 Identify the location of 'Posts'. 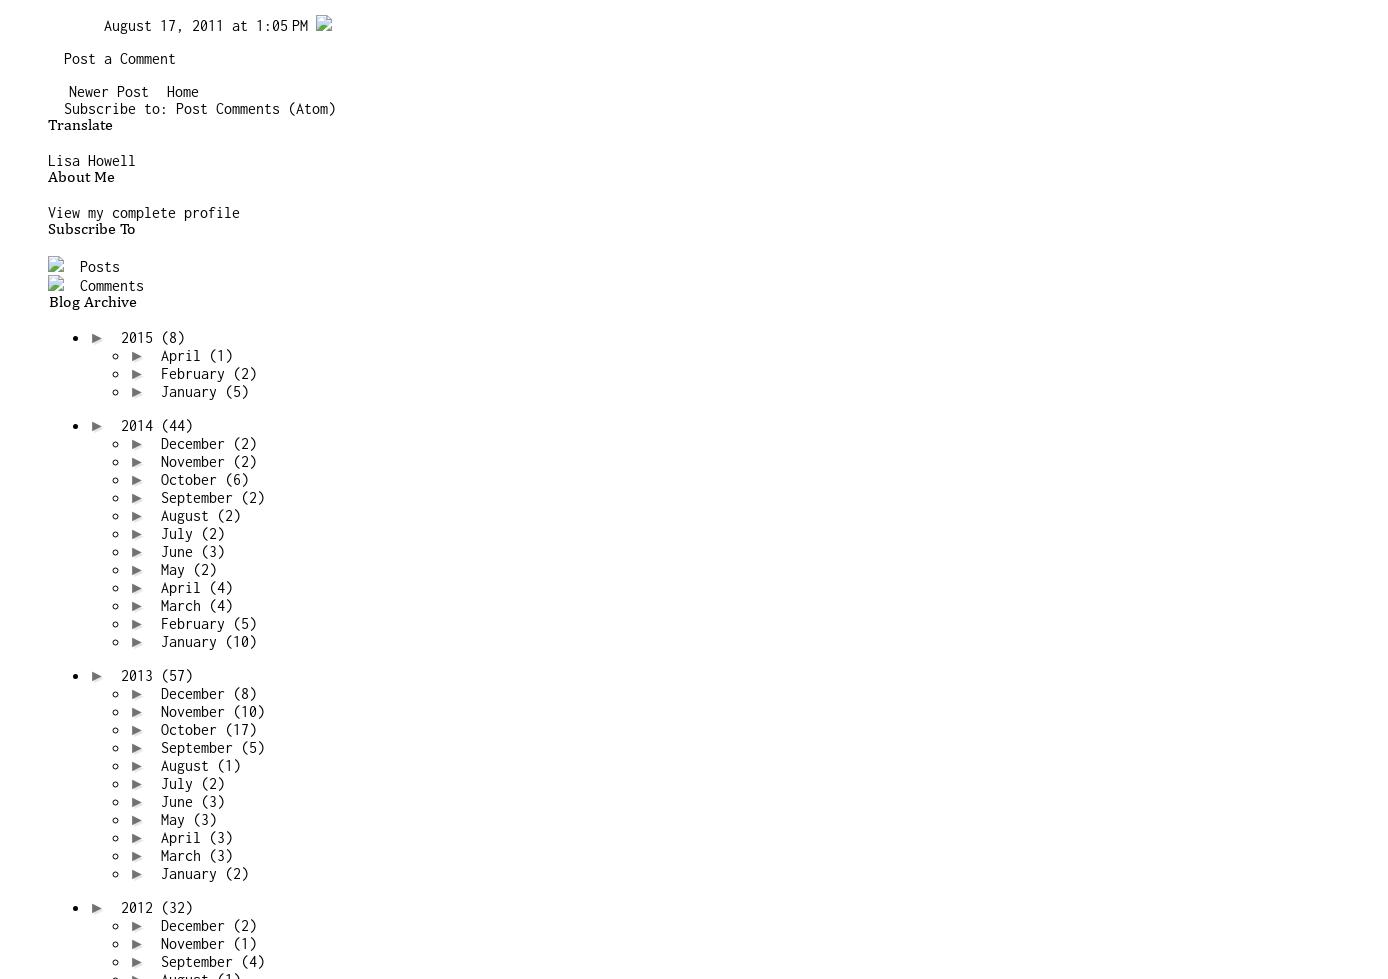
(95, 266).